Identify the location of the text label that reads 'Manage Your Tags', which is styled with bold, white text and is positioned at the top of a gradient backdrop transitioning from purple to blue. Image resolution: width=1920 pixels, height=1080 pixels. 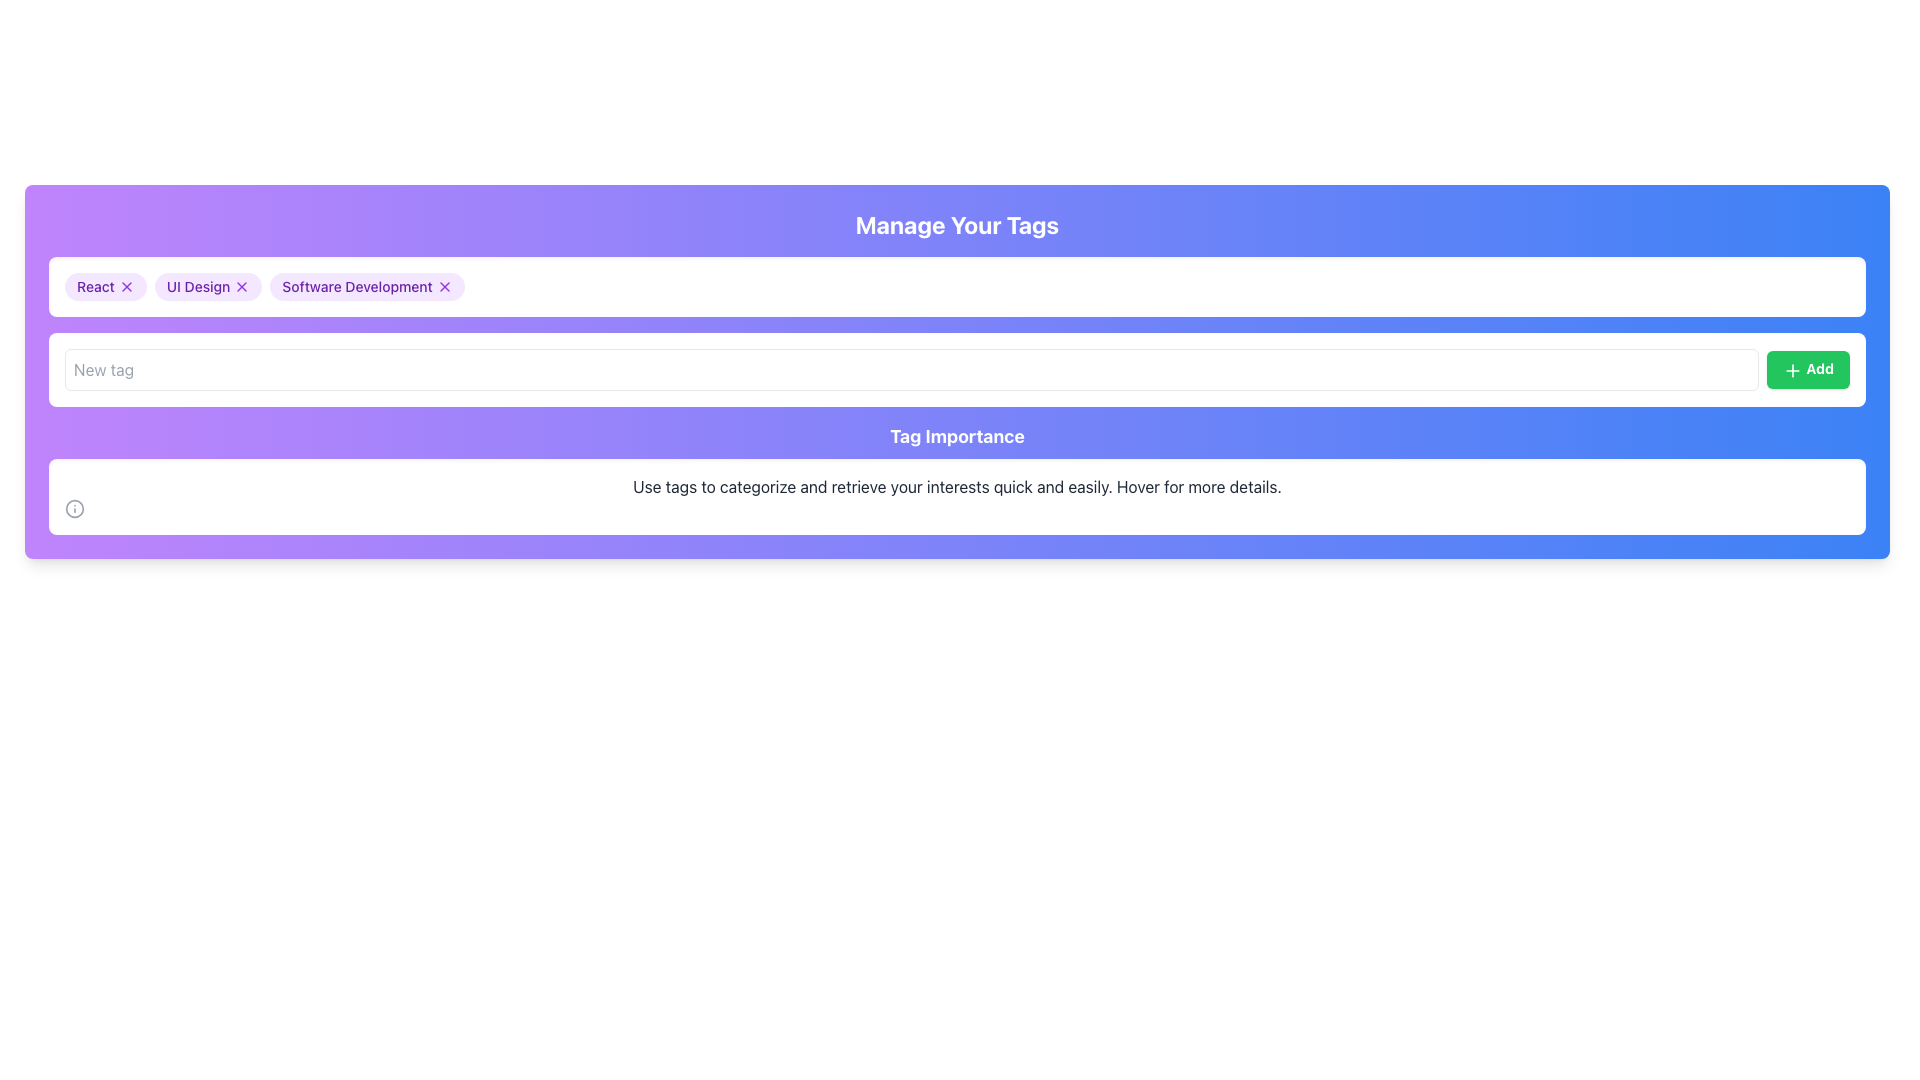
(956, 224).